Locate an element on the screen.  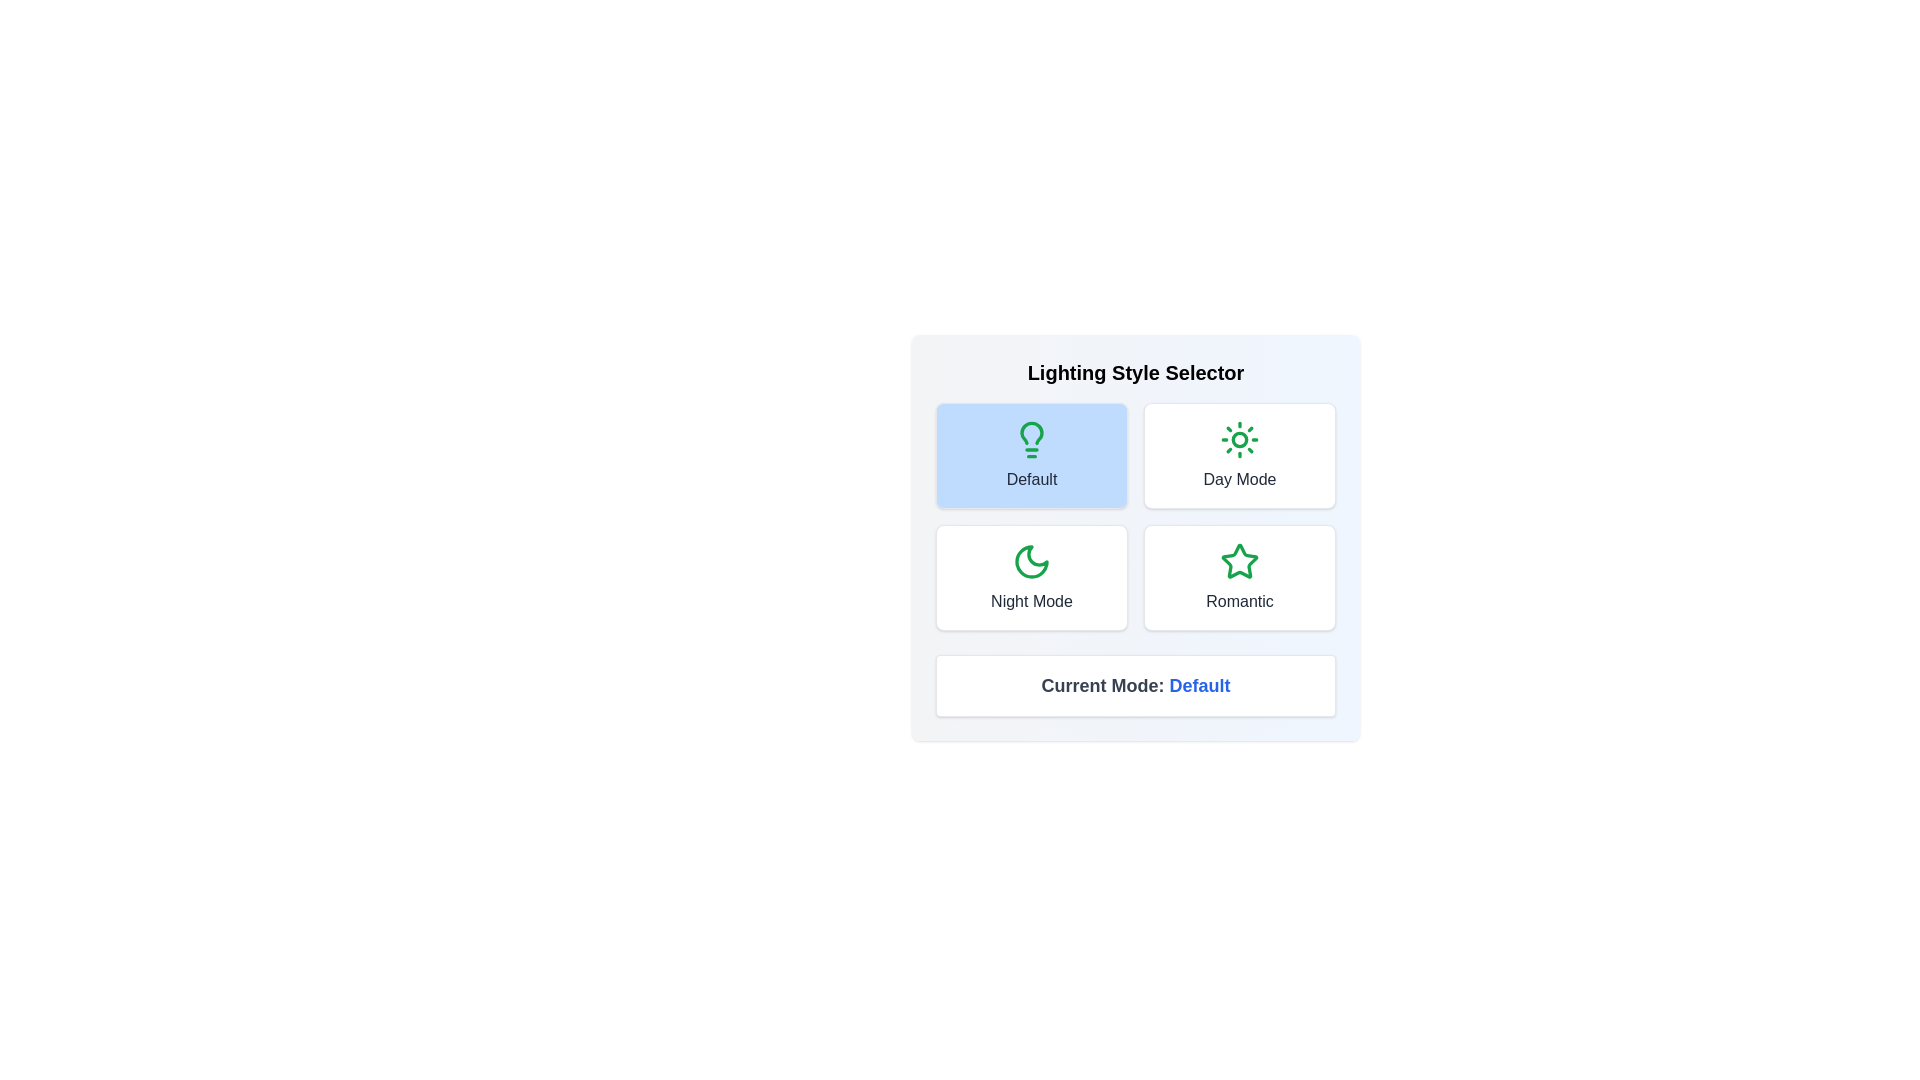
the button corresponding to the lighting mode Day Mode is located at coordinates (1238, 455).